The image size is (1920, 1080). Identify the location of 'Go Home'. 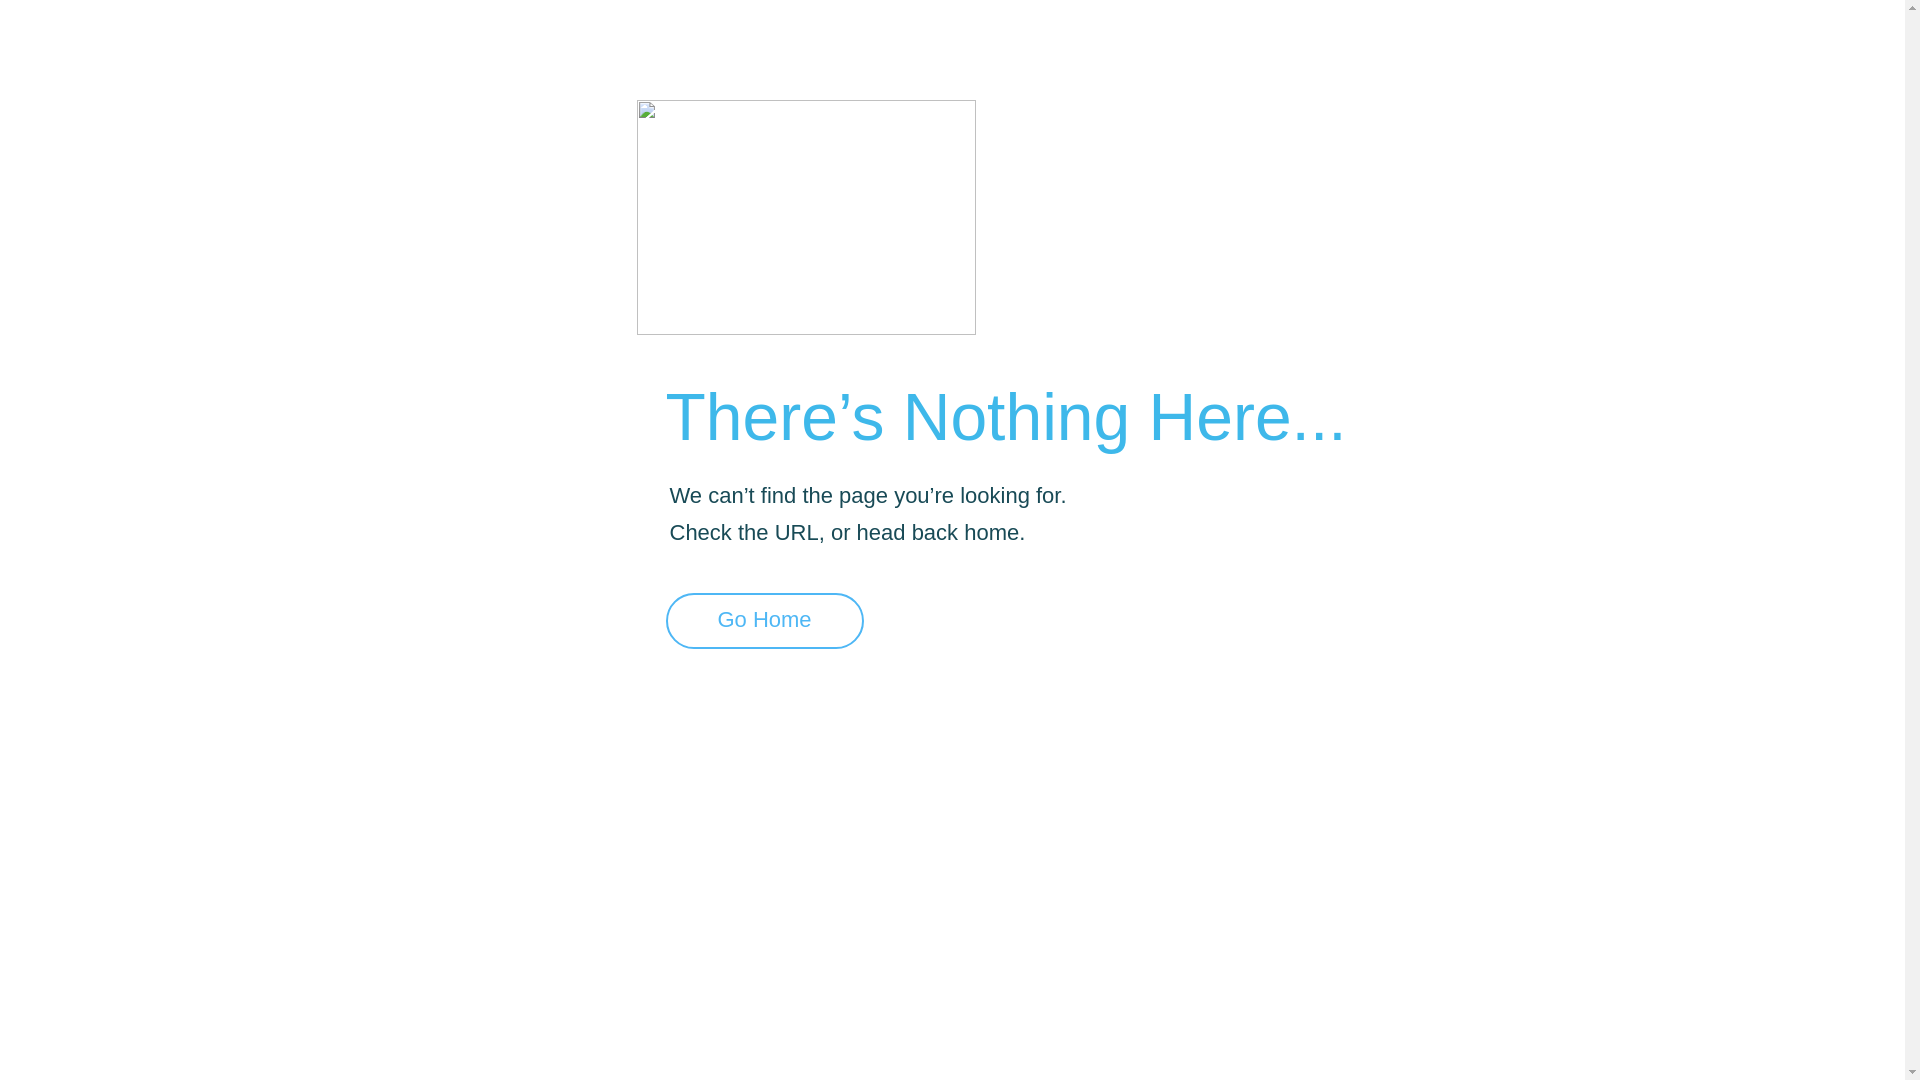
(763, 620).